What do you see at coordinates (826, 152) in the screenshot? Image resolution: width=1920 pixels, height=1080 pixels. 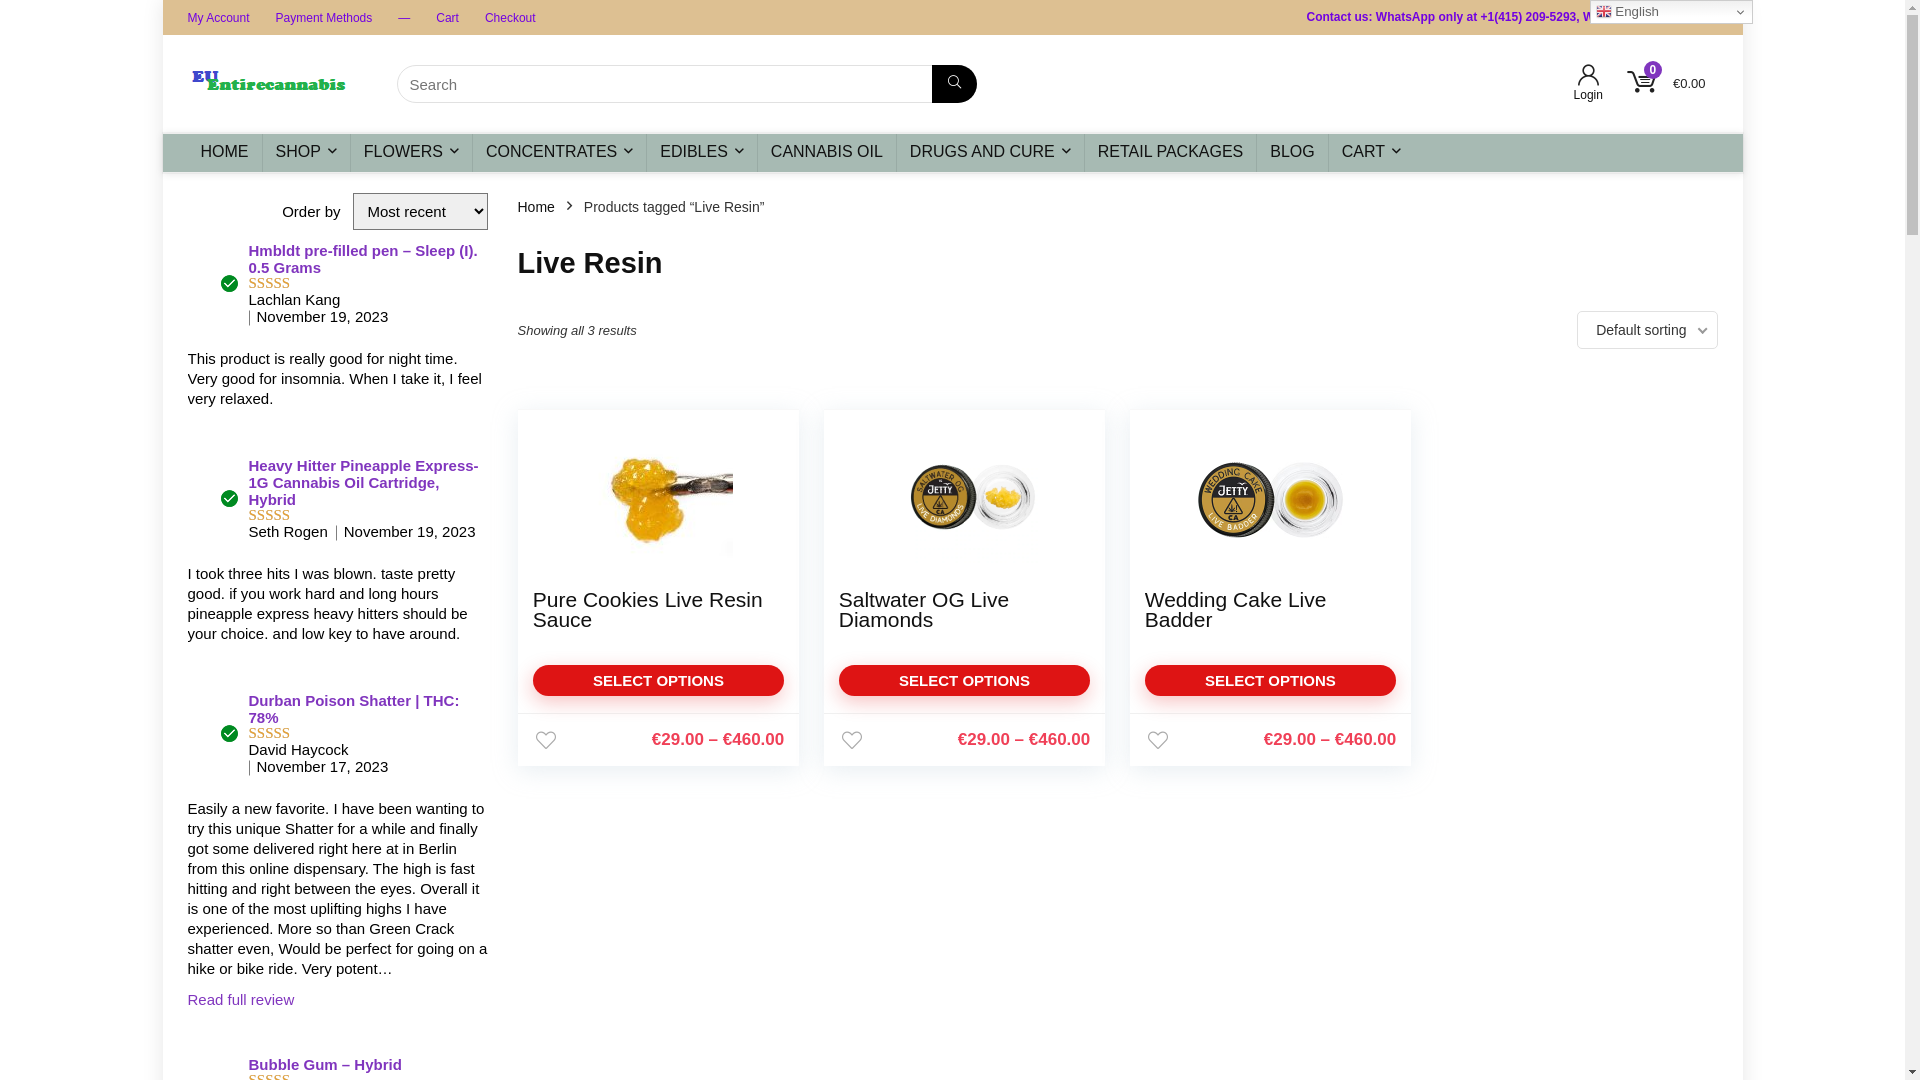 I see `'CANNABIS OIL'` at bounding box center [826, 152].